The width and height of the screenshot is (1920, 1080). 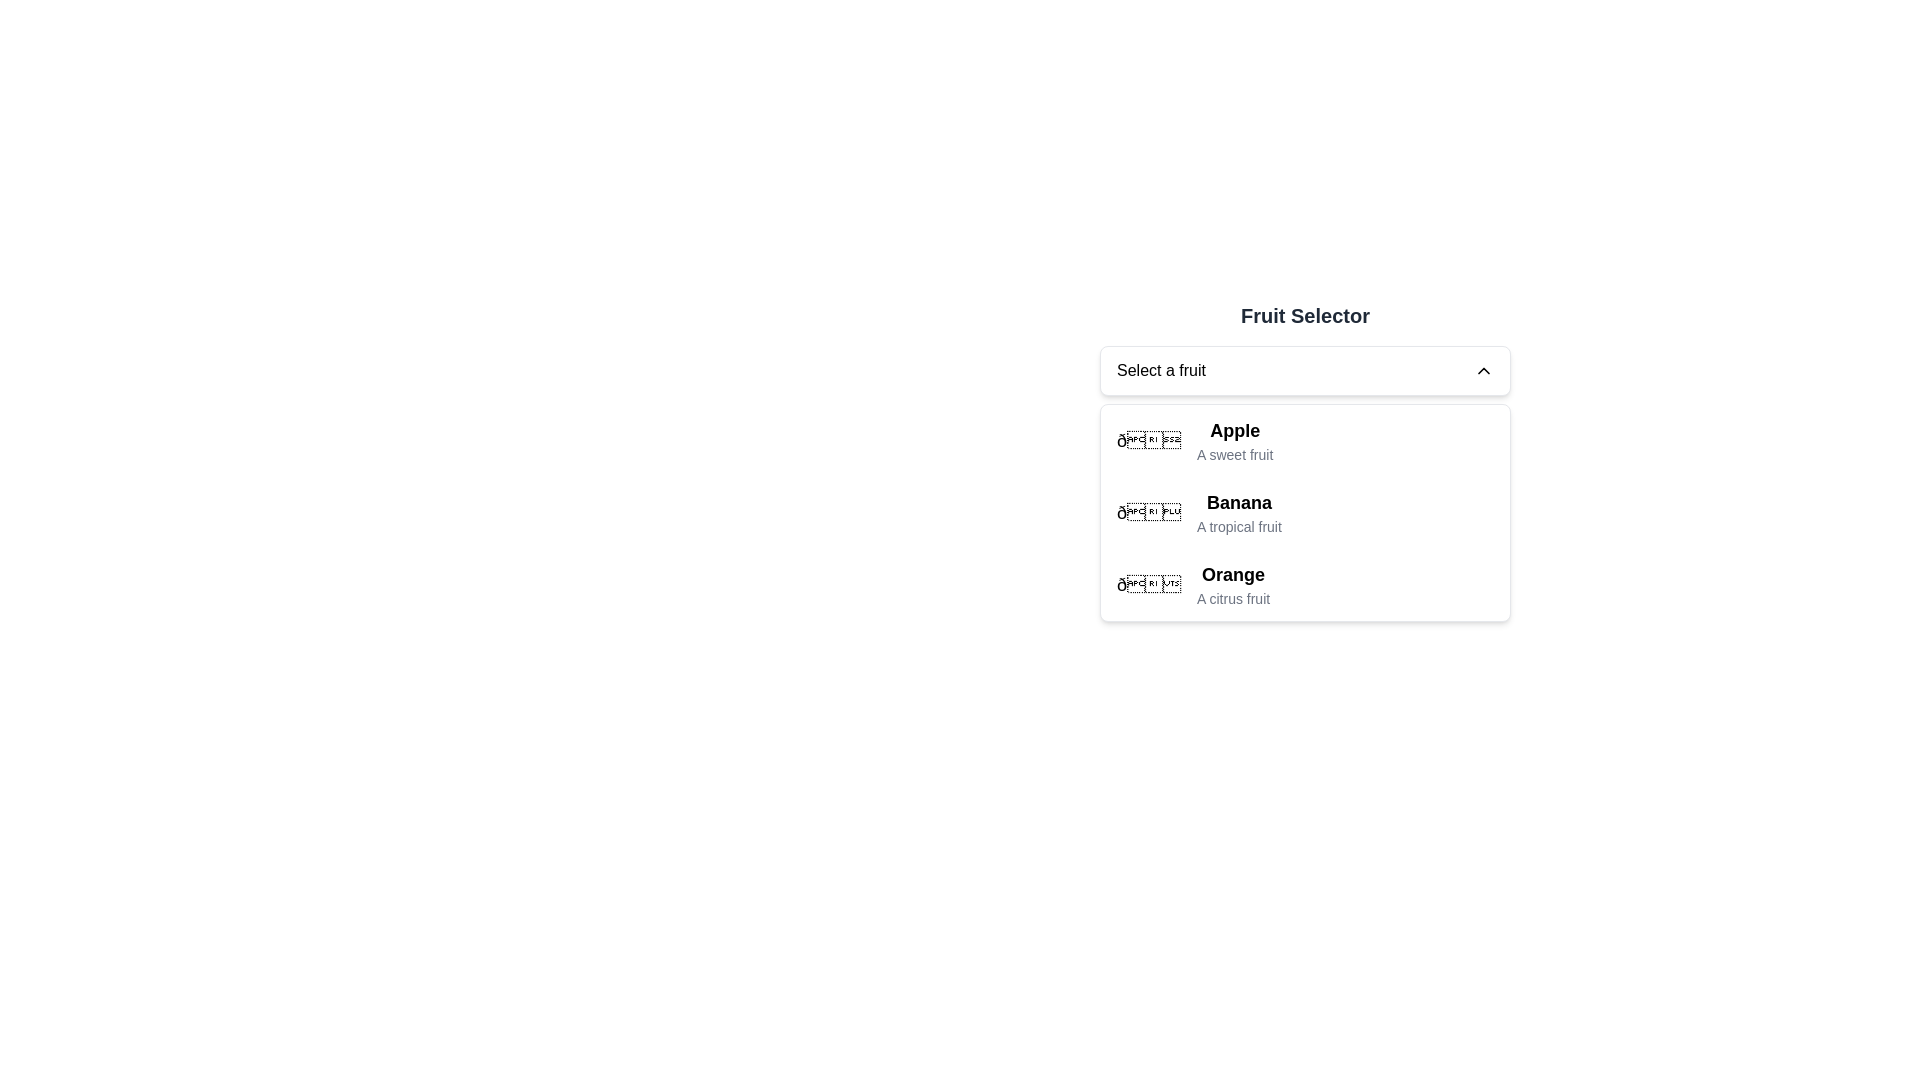 I want to click on to select the 'Banana' option from the dropdown list, which is the second item located between 'Apple' and 'Orange', so click(x=1305, y=535).